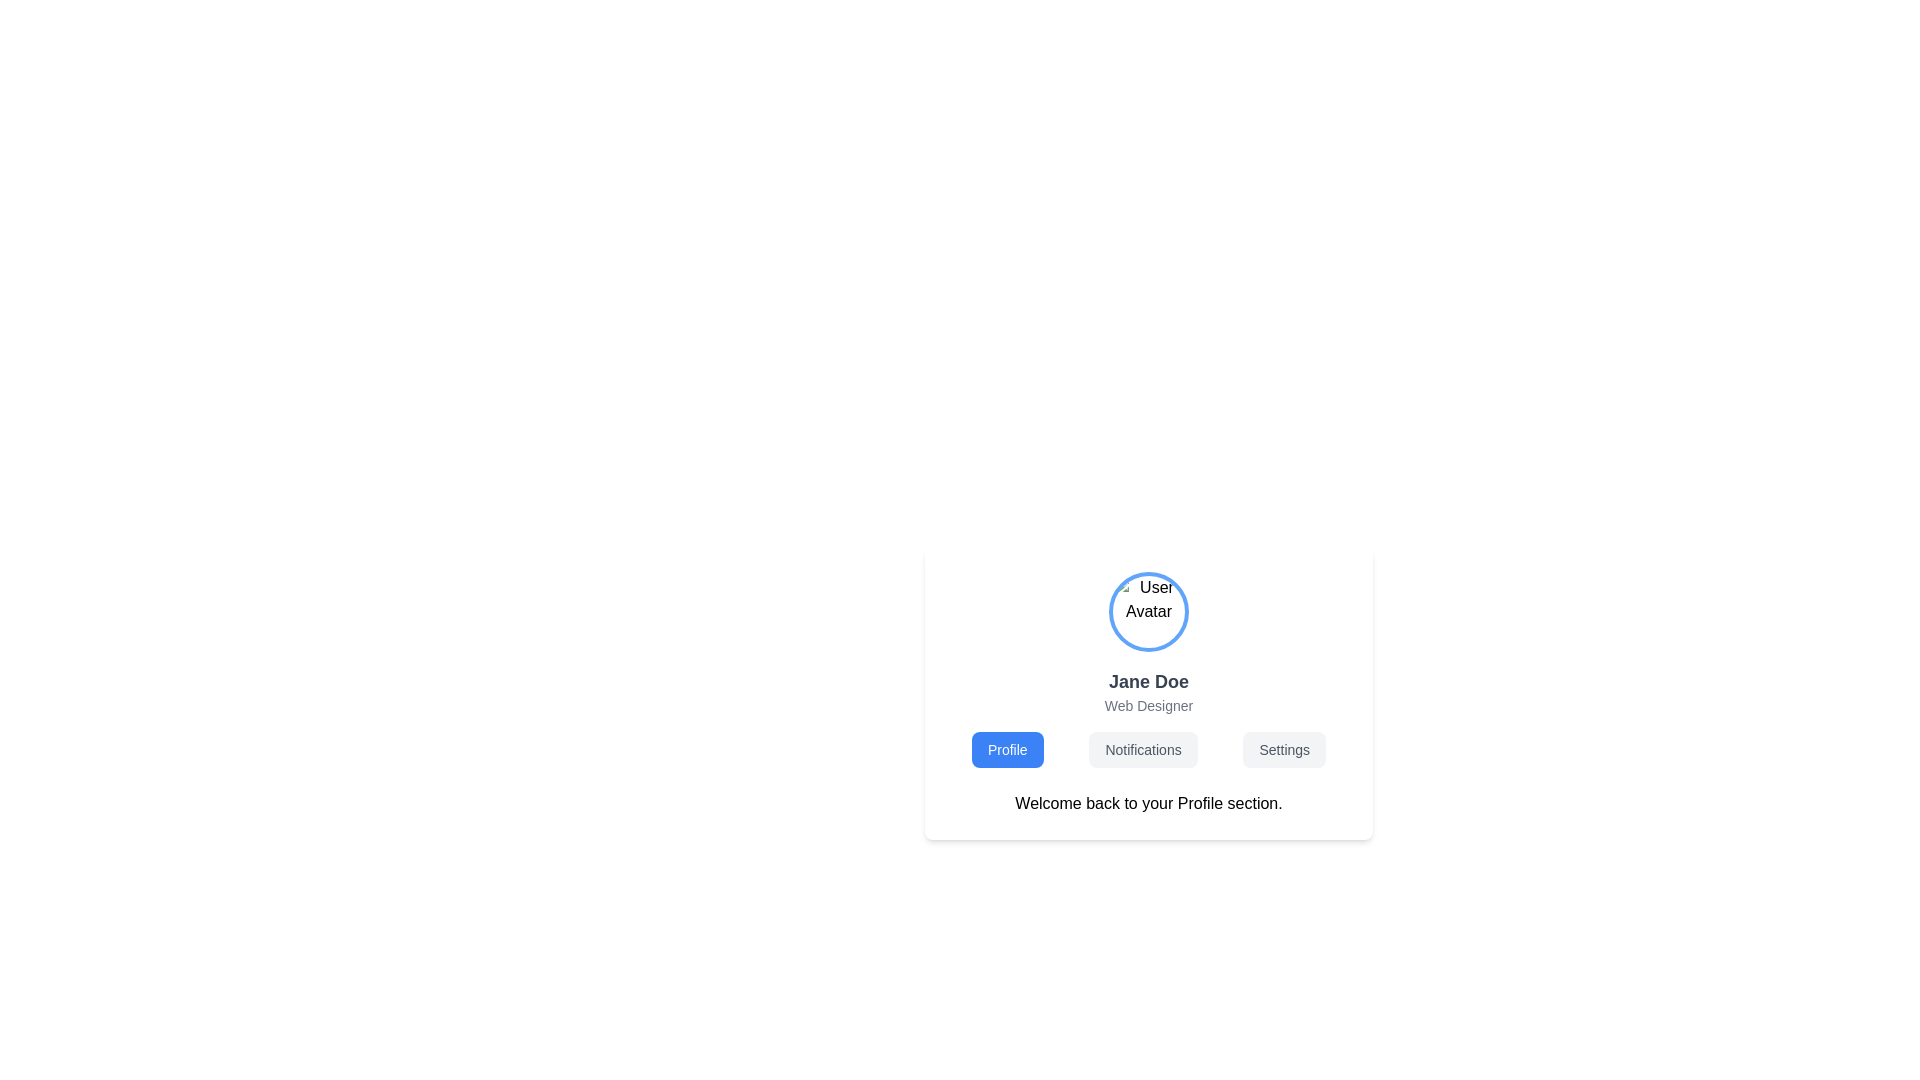 This screenshot has width=1920, height=1080. I want to click on the 'Settings' button with a light gray background and rounded corners, so click(1284, 749).